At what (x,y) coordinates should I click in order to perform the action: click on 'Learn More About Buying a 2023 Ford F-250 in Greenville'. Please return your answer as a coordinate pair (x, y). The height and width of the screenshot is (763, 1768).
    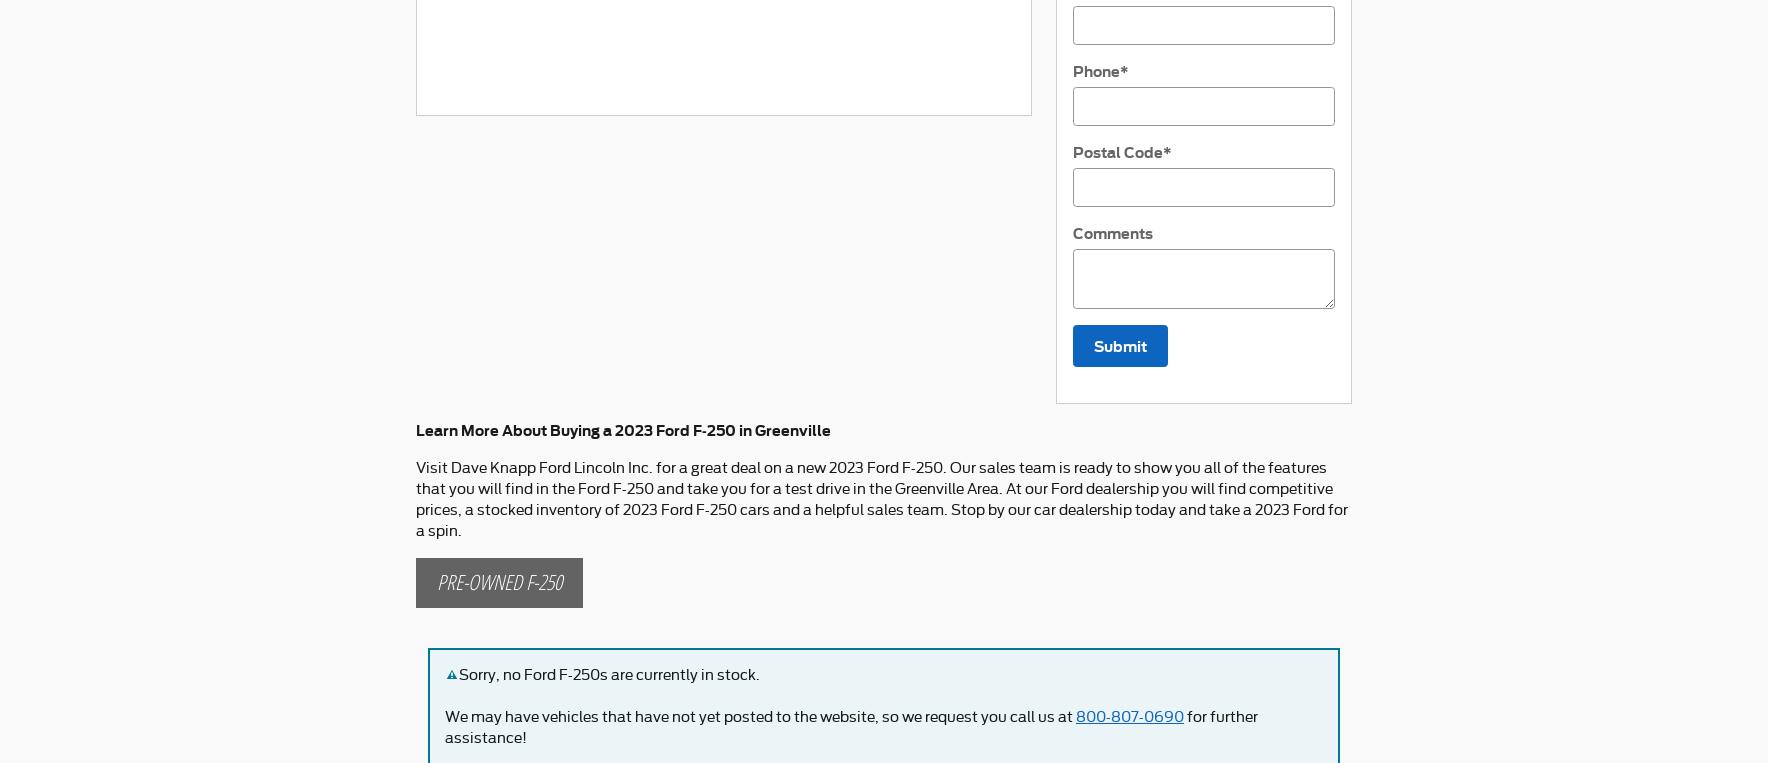
    Looking at the image, I should click on (622, 430).